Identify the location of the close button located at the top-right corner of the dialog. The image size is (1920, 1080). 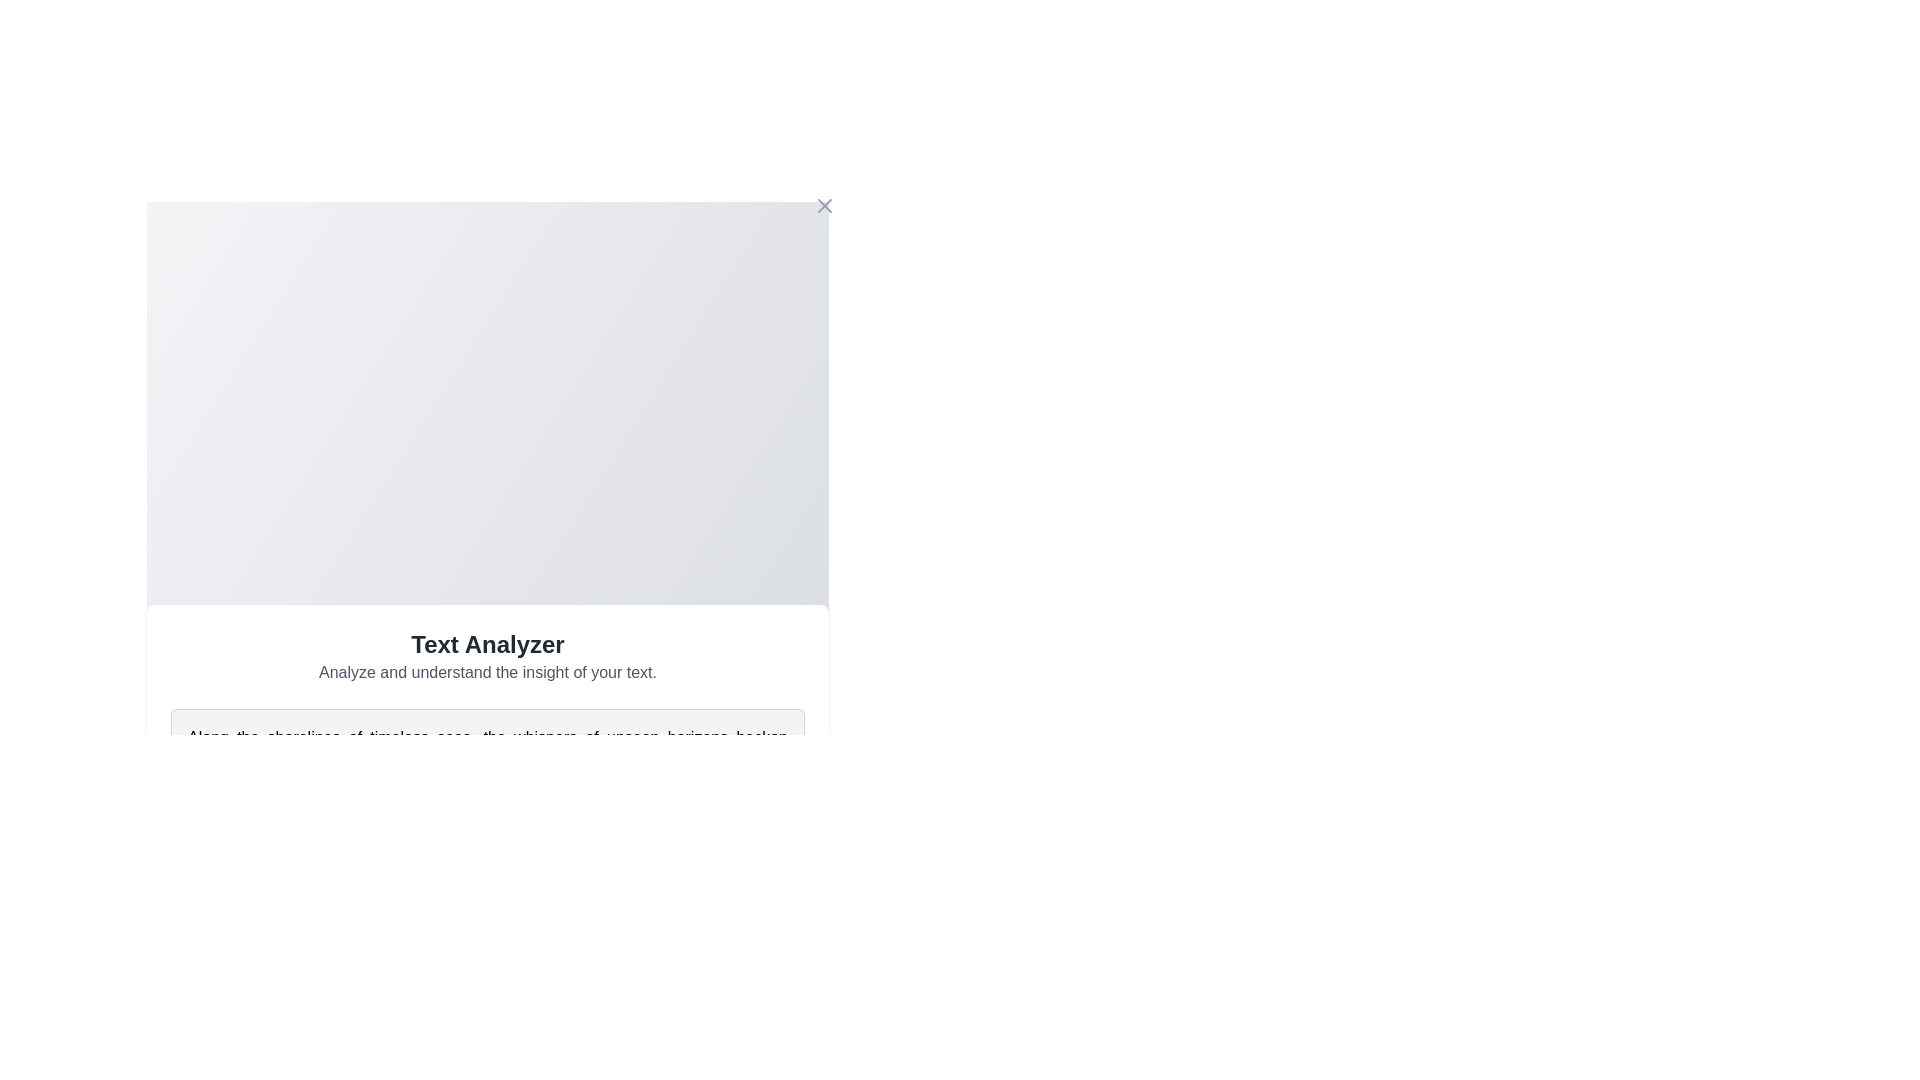
(825, 205).